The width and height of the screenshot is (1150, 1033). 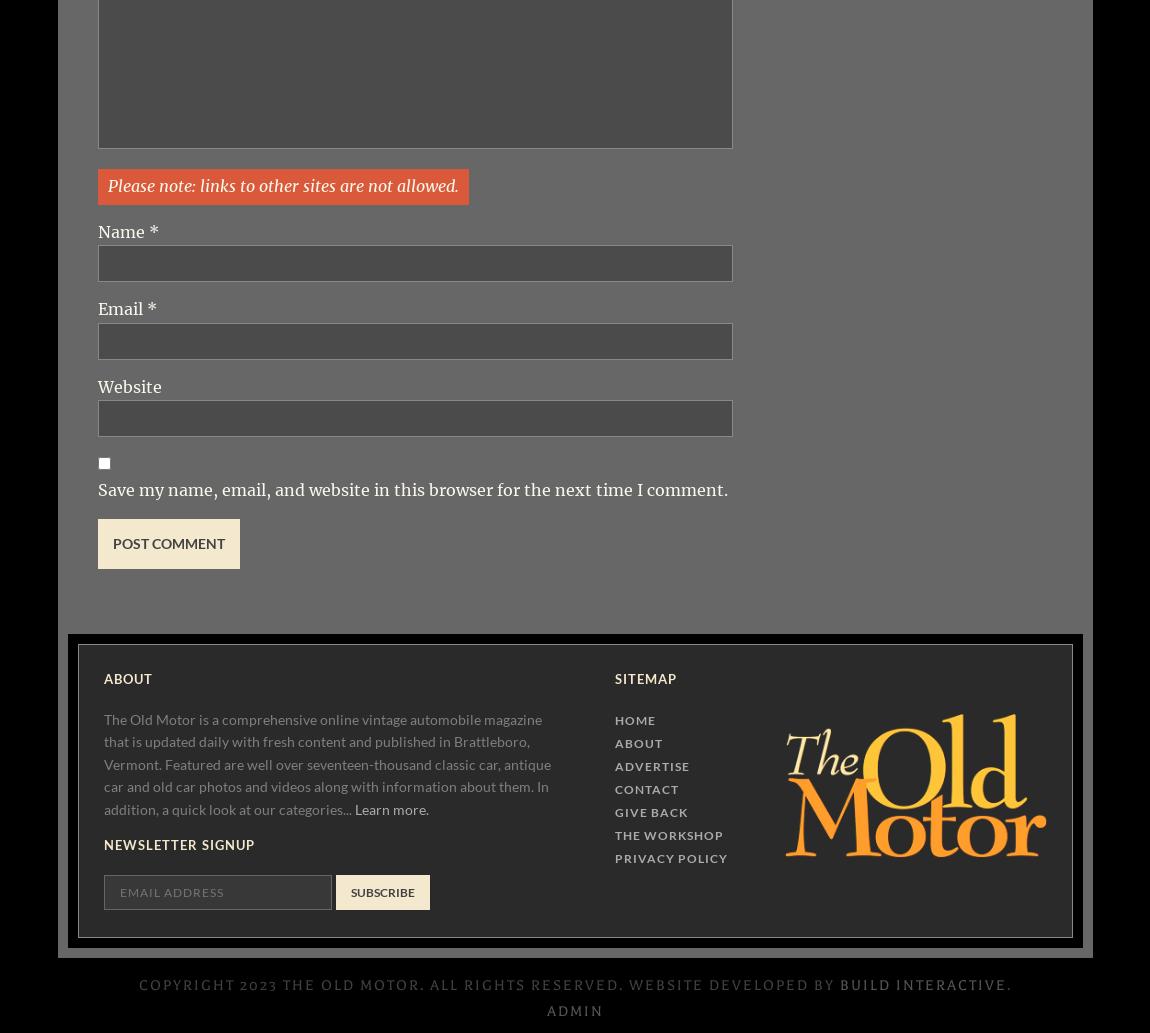 I want to click on 'The Workshop', so click(x=668, y=835).